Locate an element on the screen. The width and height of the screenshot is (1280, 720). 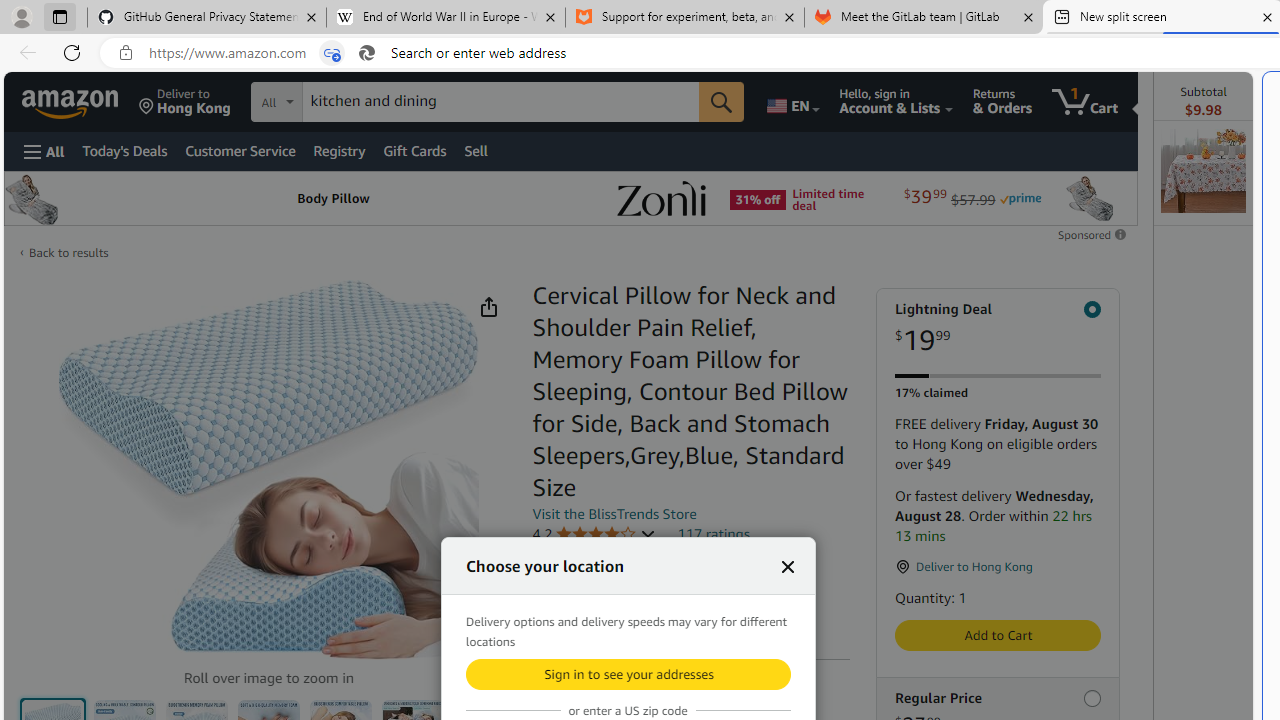
'Search Amazon' is located at coordinates (501, 101).